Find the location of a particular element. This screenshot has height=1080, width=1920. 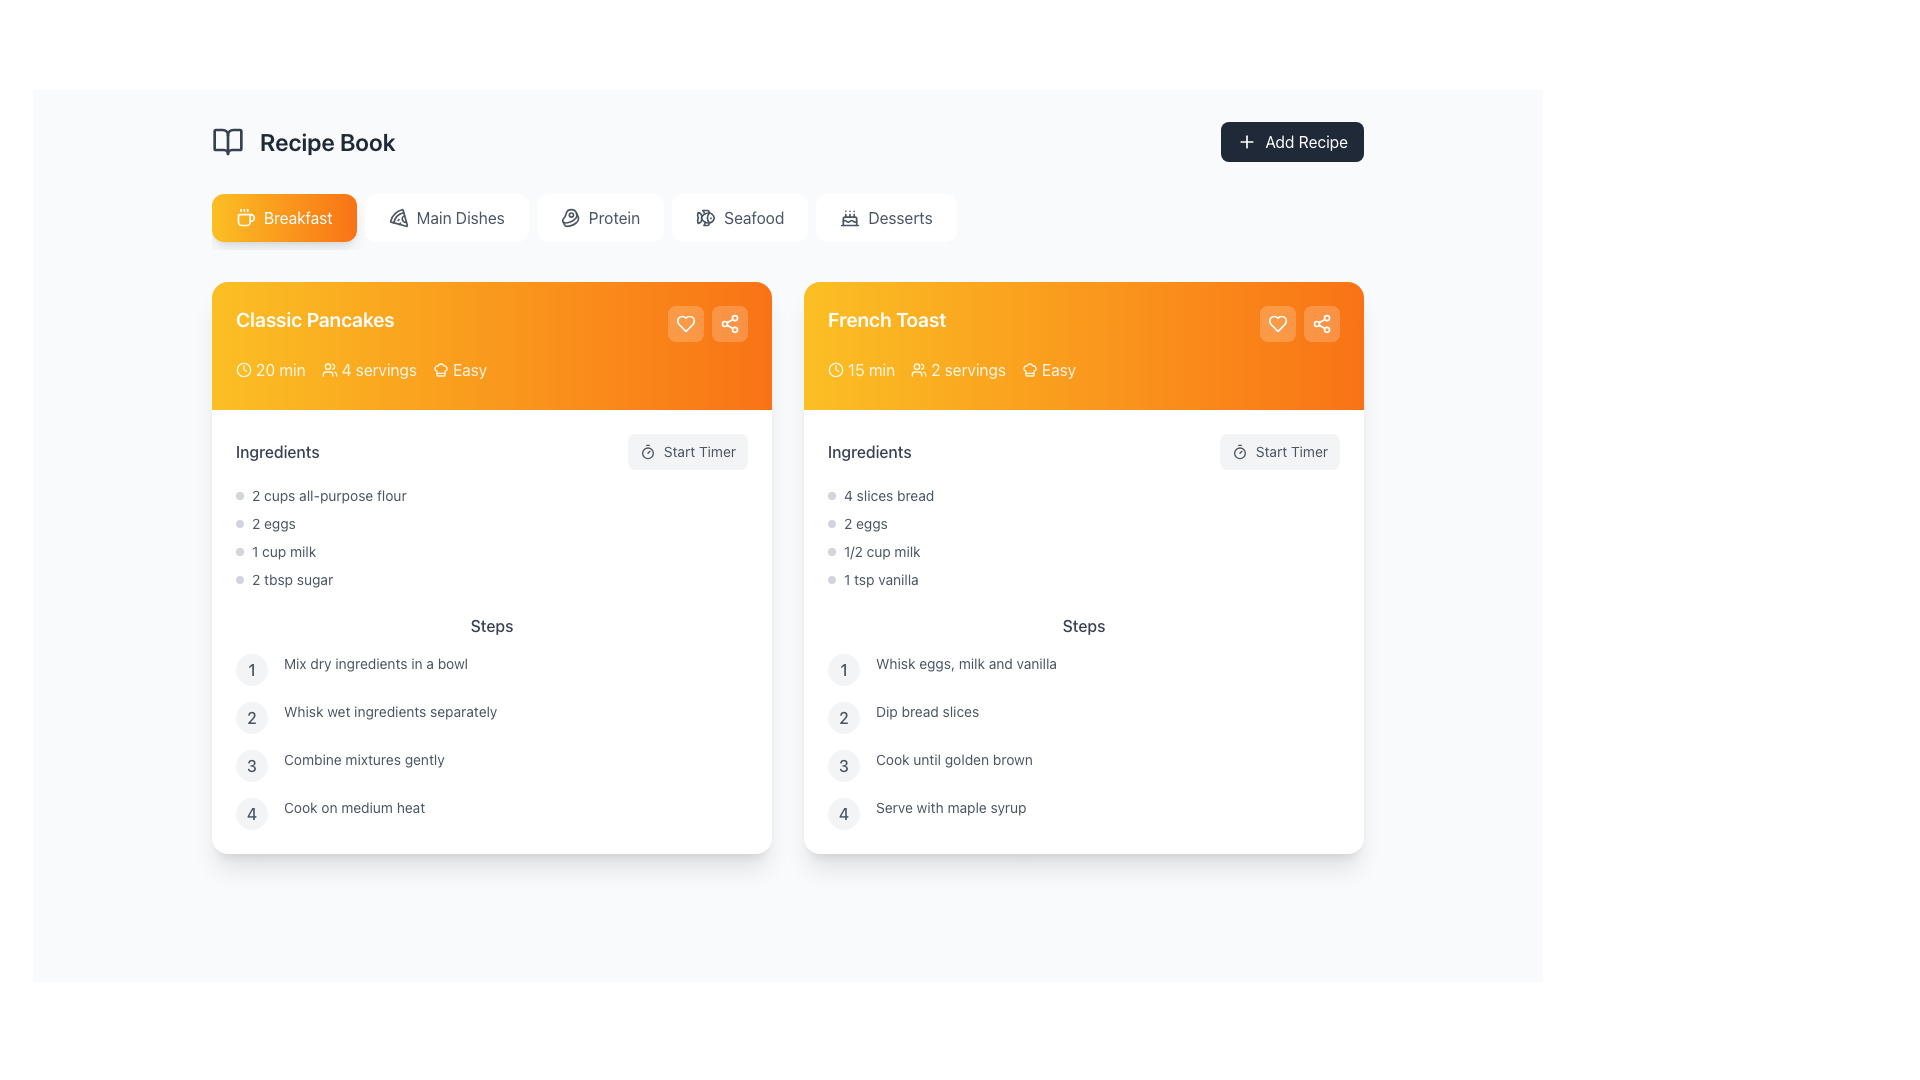

the chef's hat icon located to the left of the 'Easy' label on the 'French Toast' recipe card in the top-right corner is located at coordinates (1029, 370).